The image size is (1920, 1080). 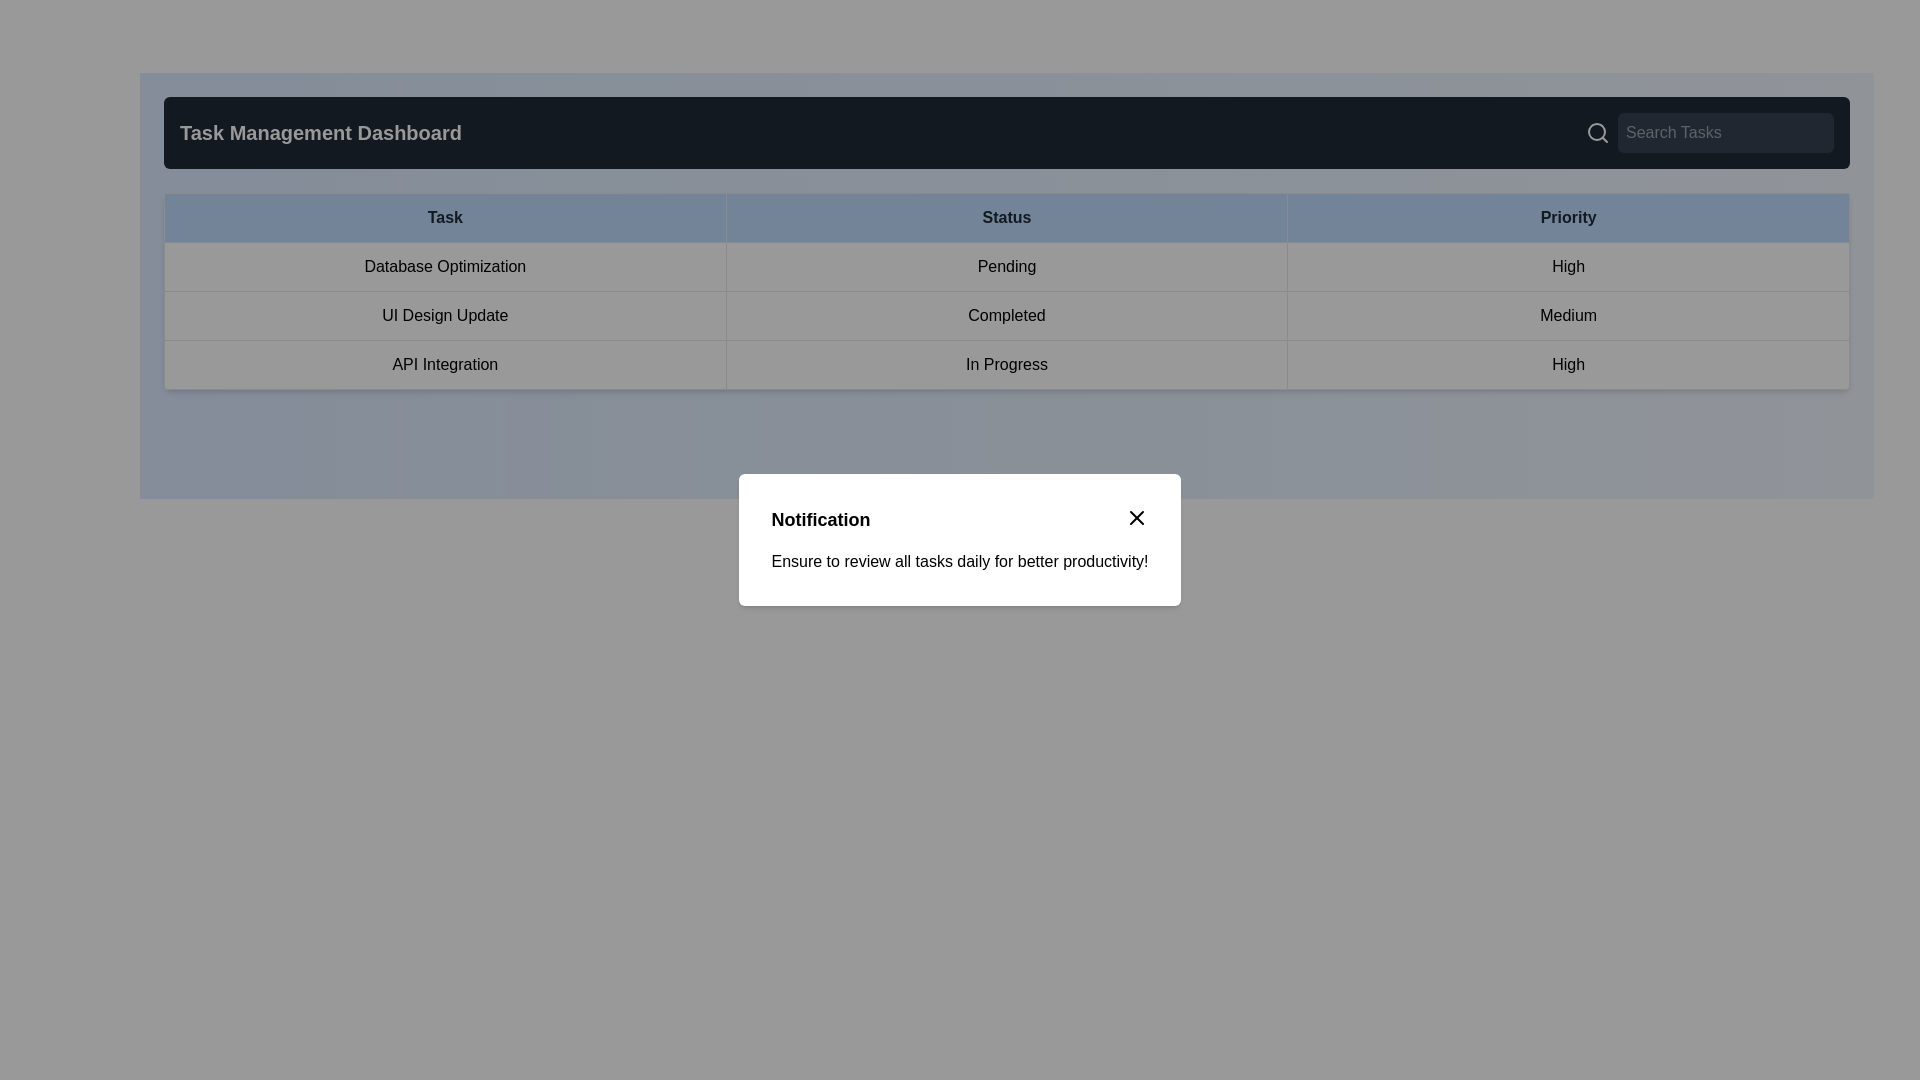 What do you see at coordinates (1007, 365) in the screenshot?
I see `the third row of the table that contains the text elements 'API Integration', 'In Progress', and 'High'` at bounding box center [1007, 365].